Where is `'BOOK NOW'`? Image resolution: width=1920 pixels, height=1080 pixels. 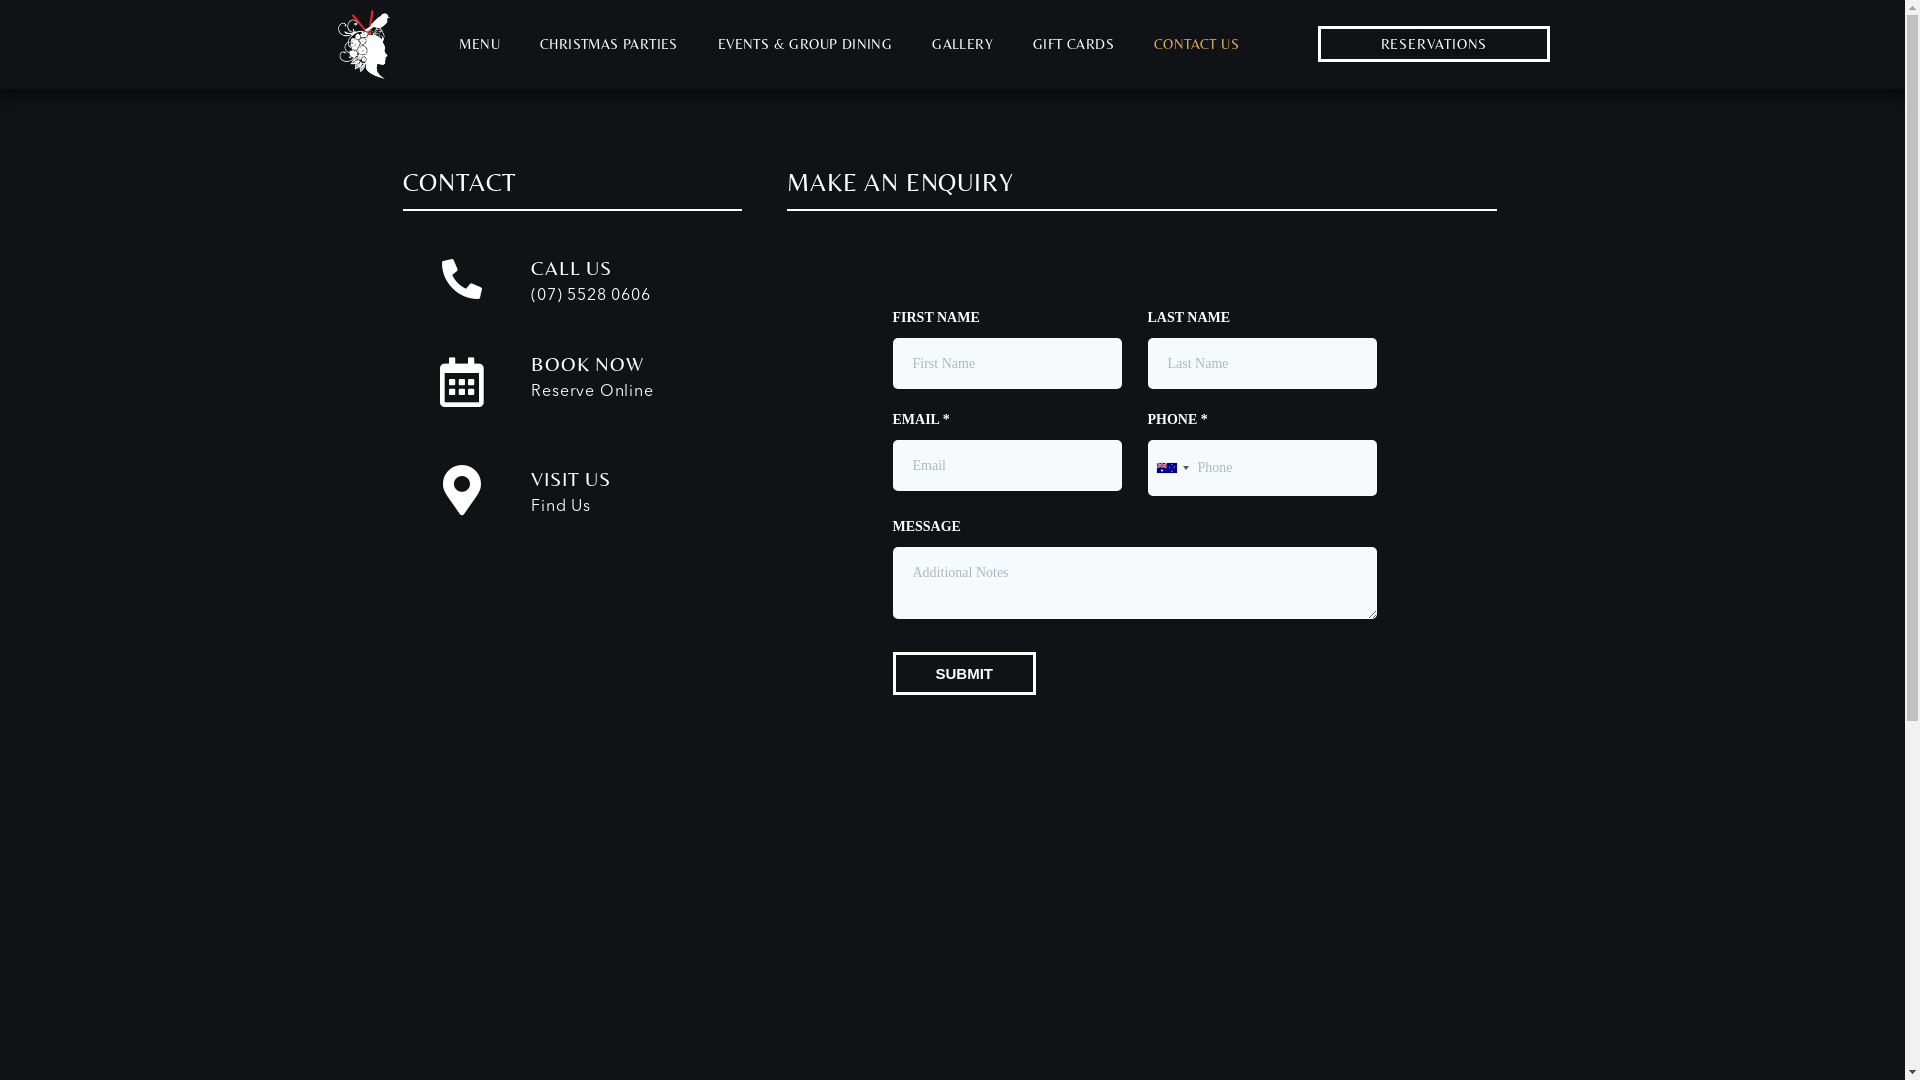
'BOOK NOW' is located at coordinates (585, 363).